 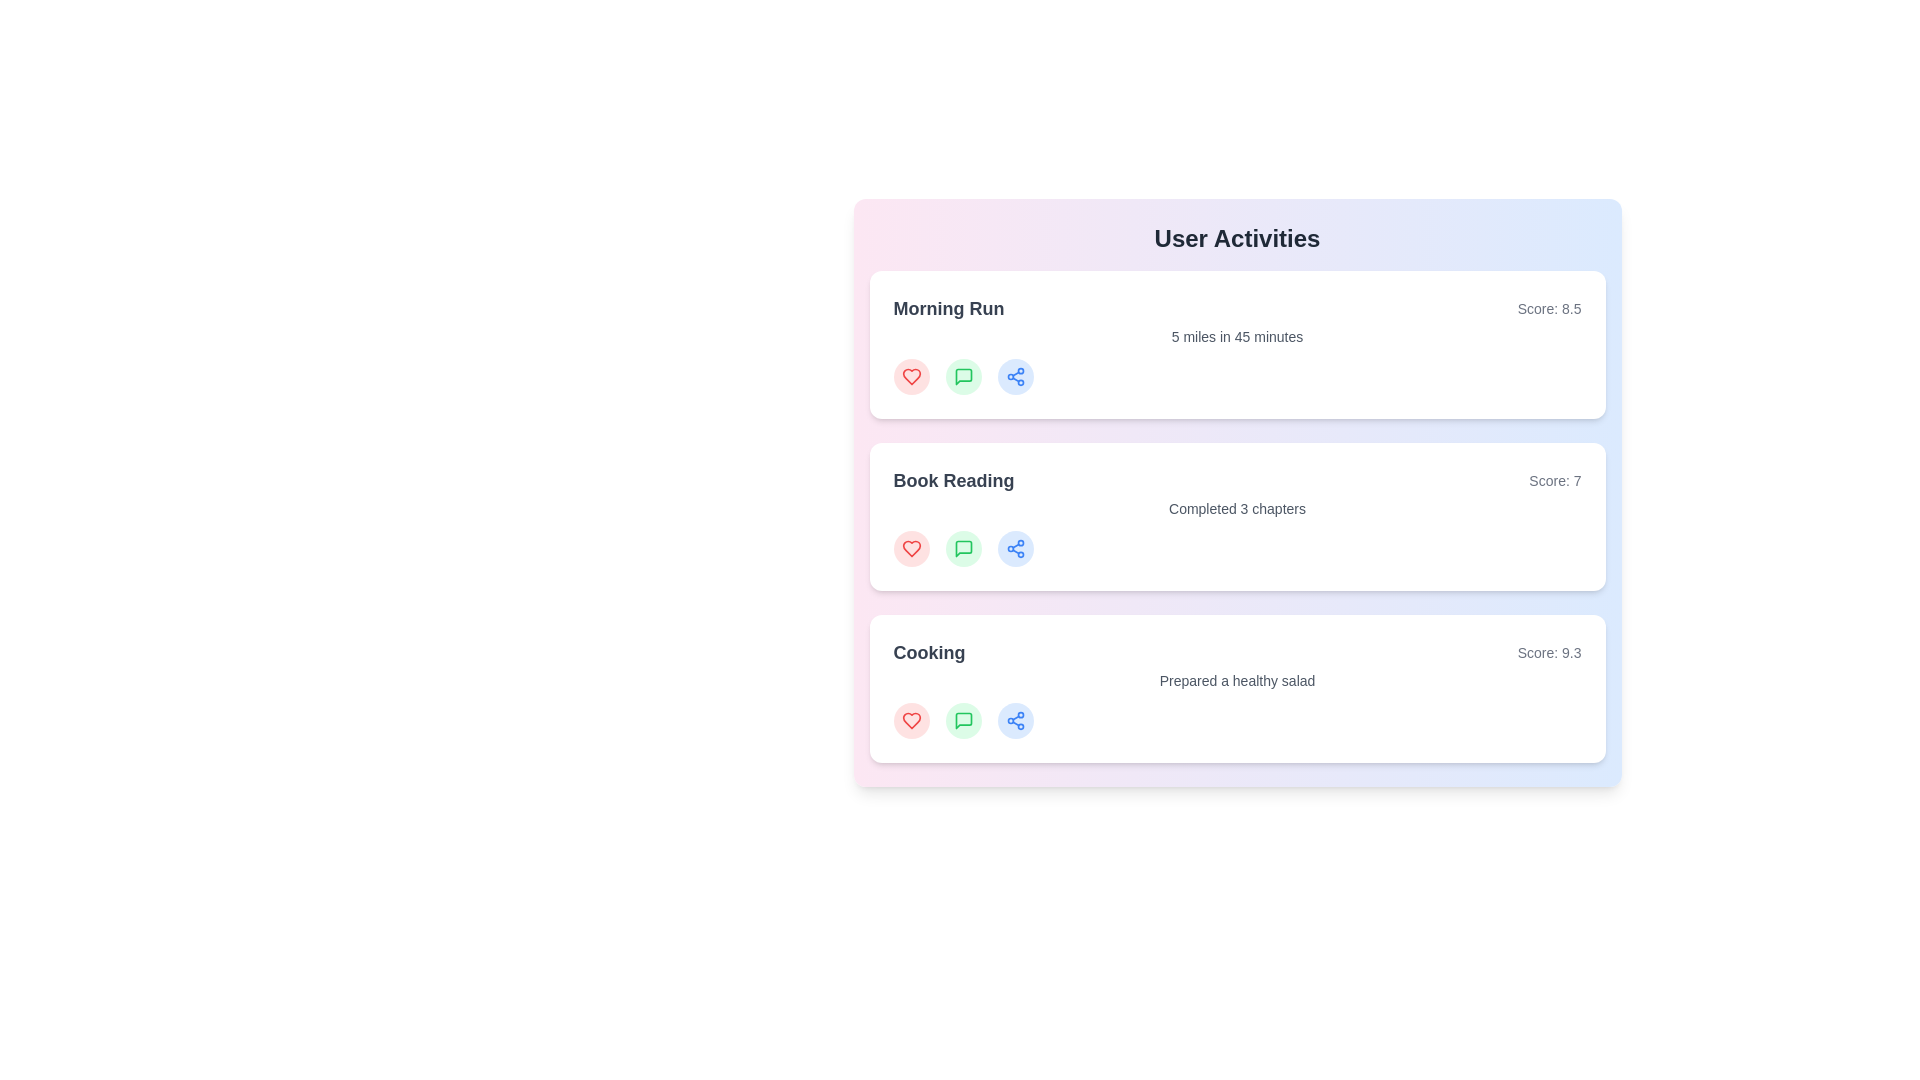 What do you see at coordinates (1015, 548) in the screenshot?
I see `'share' button on the activity card for Book Reading` at bounding box center [1015, 548].